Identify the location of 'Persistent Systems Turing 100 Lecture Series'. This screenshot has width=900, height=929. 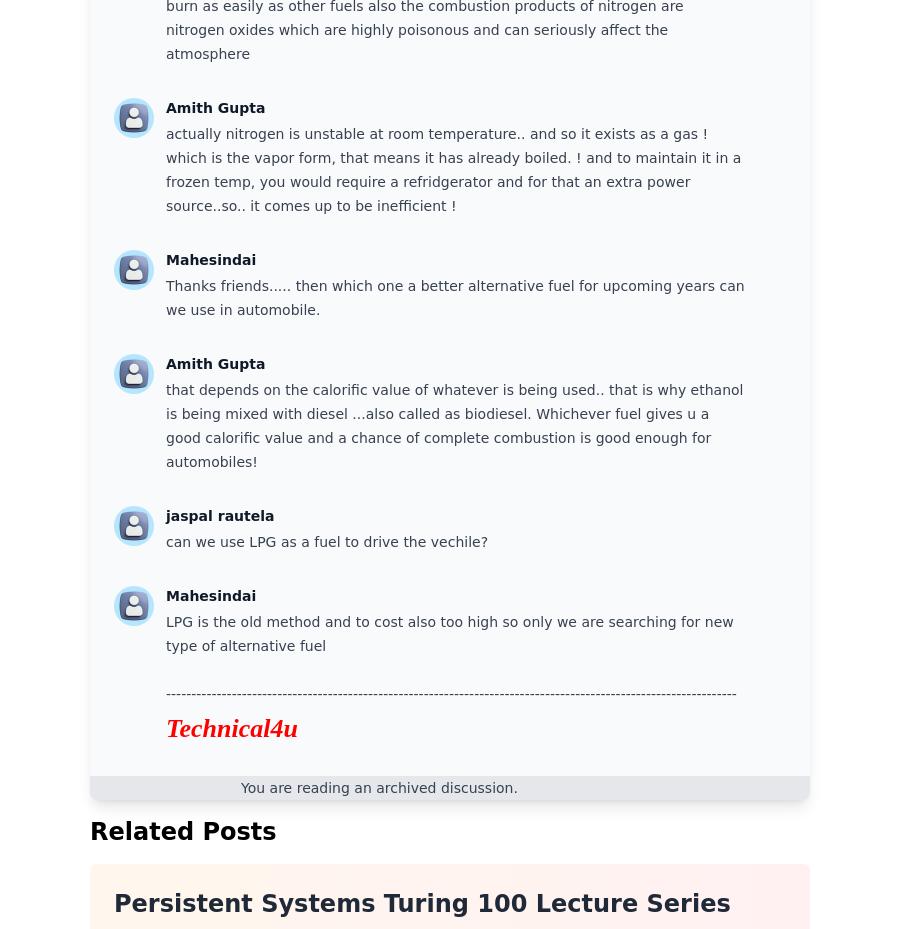
(422, 902).